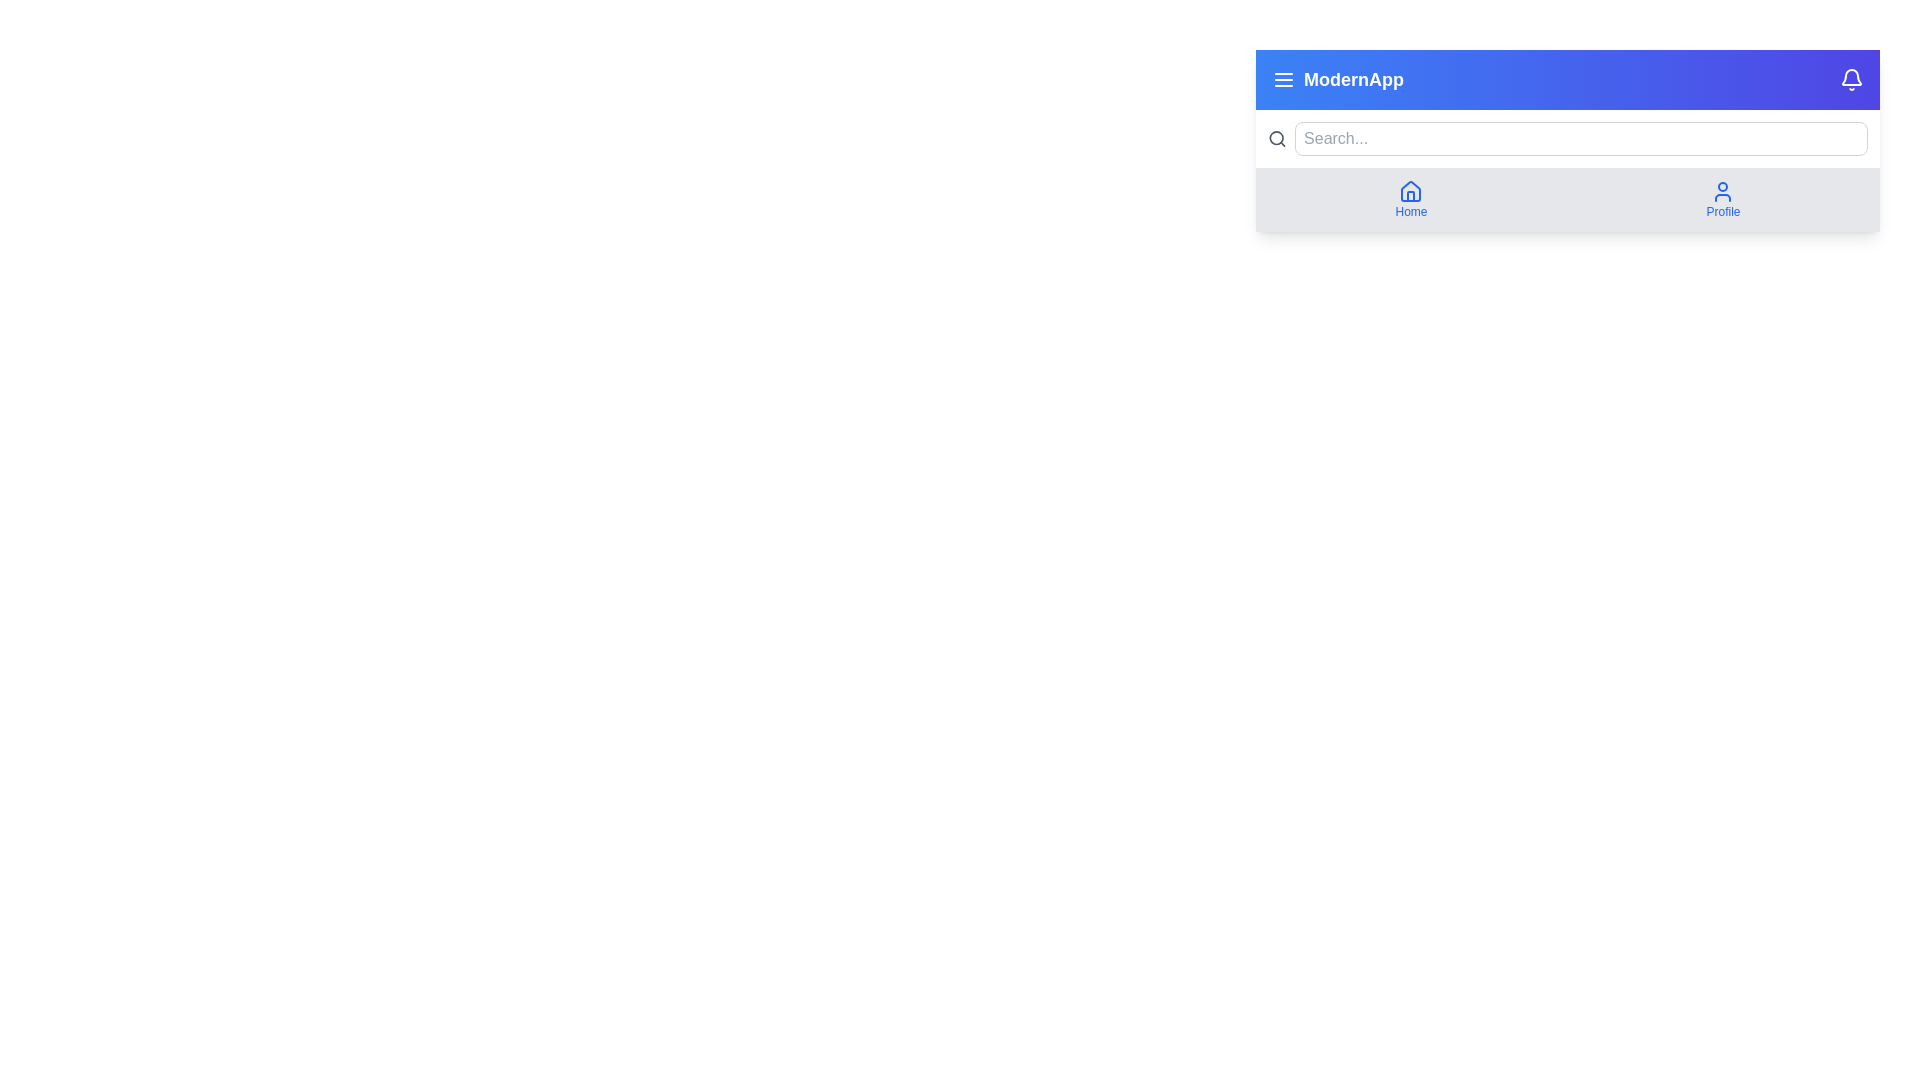 Image resolution: width=1920 pixels, height=1080 pixels. What do you see at coordinates (1410, 192) in the screenshot?
I see `the blue outlined house icon in the navigation panel` at bounding box center [1410, 192].